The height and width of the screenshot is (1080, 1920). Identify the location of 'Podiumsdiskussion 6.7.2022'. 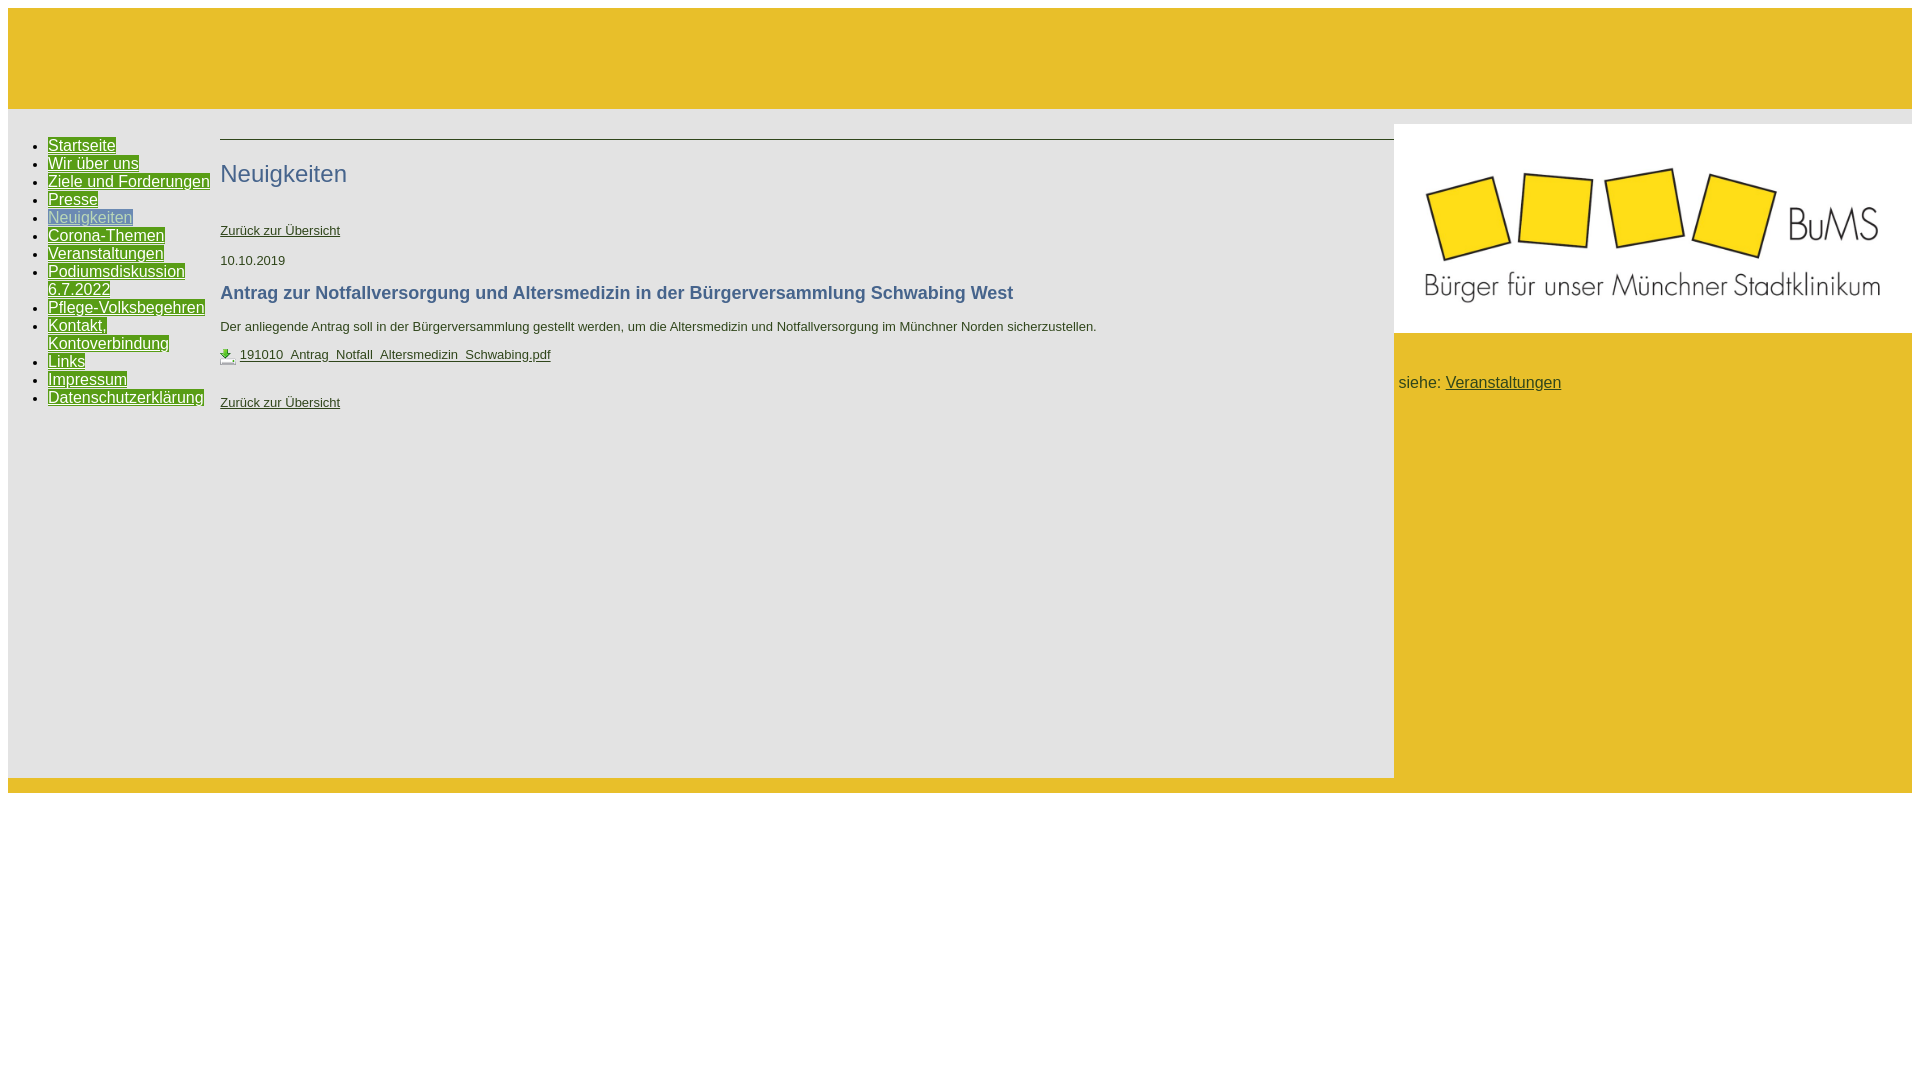
(115, 280).